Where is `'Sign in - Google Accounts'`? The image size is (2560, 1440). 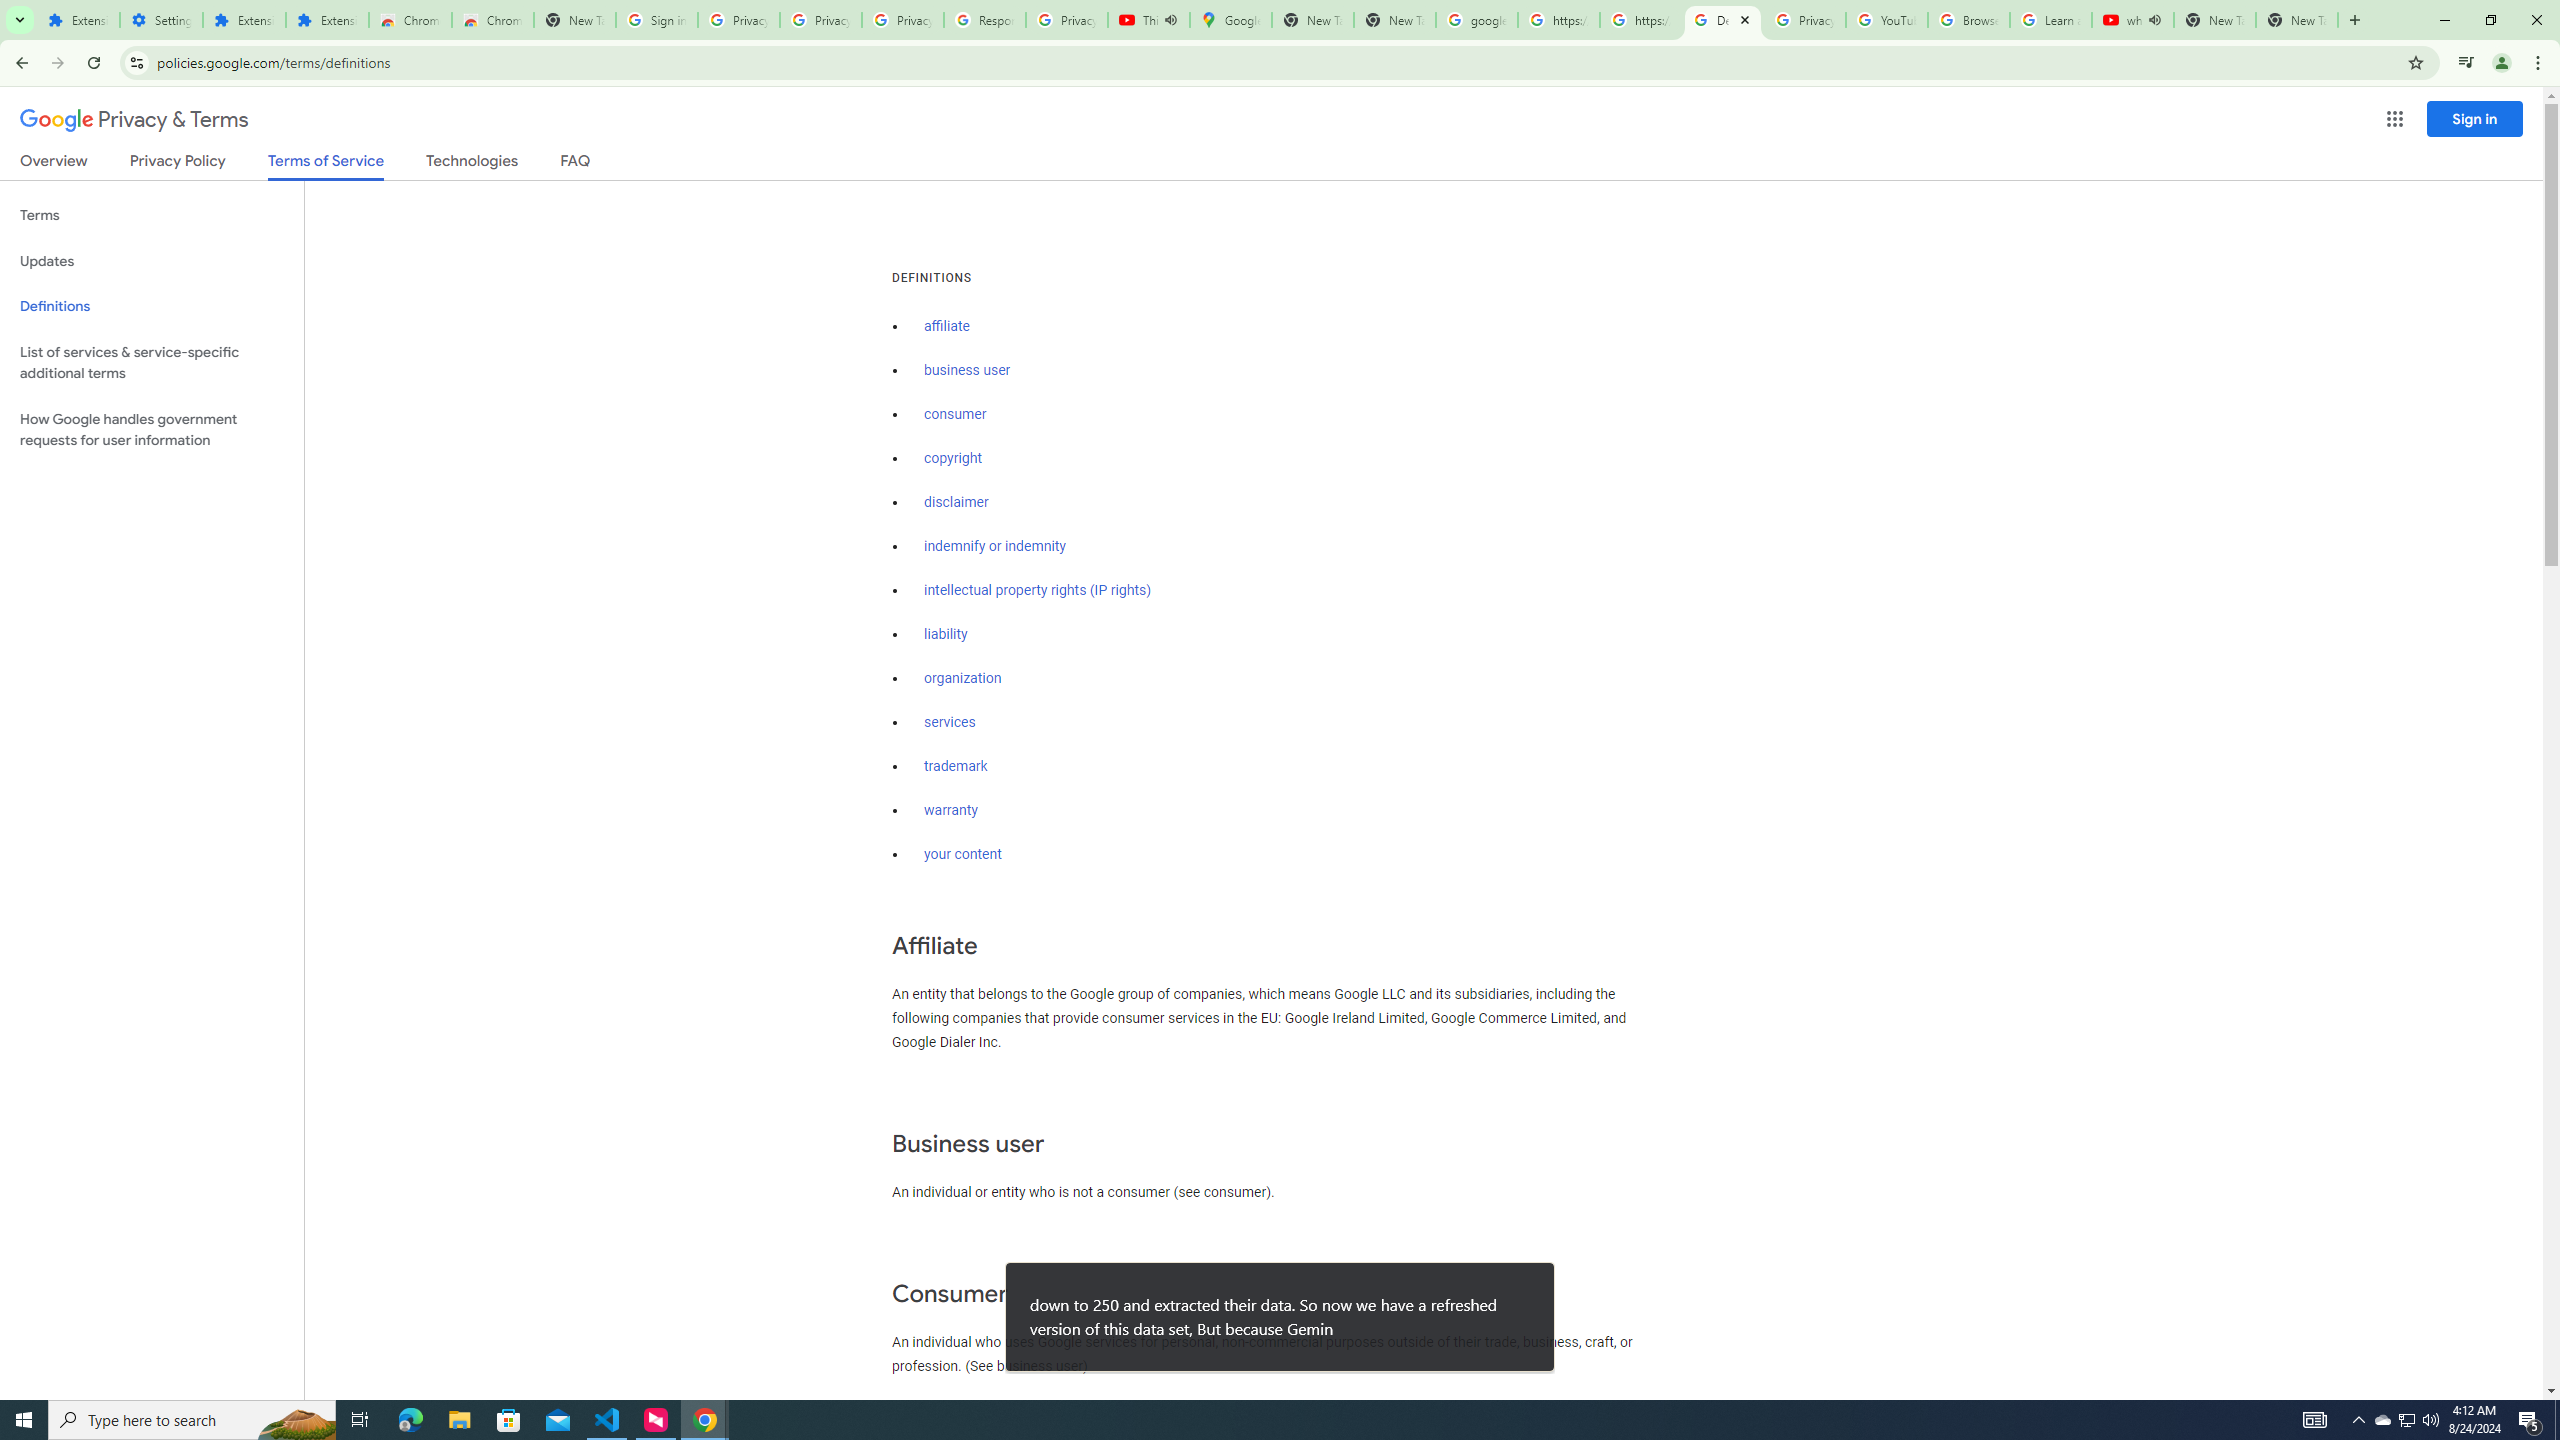
'Sign in - Google Accounts' is located at coordinates (656, 19).